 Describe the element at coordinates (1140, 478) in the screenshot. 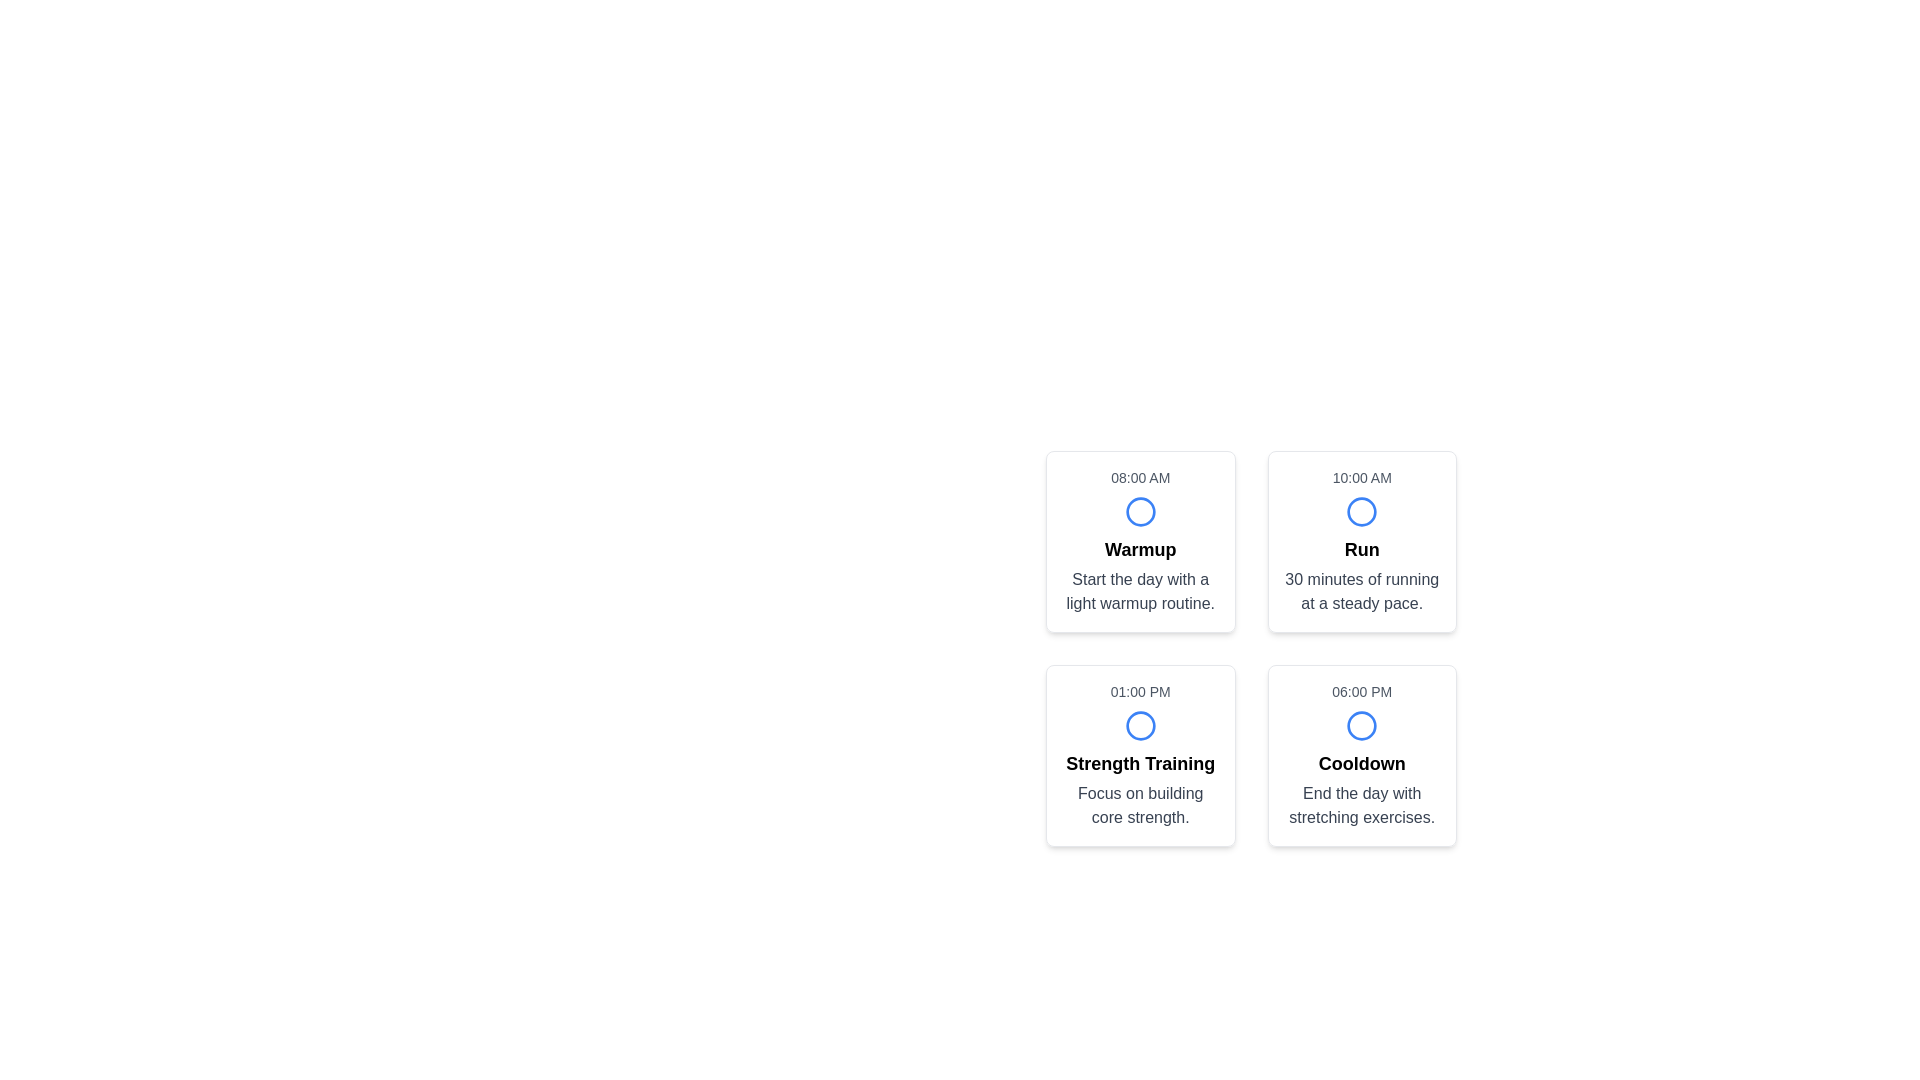

I see `the text label displaying '08:00 AM' which is located at the top of the 'Warmup' card in the upper-left corner of the grid layout` at that location.